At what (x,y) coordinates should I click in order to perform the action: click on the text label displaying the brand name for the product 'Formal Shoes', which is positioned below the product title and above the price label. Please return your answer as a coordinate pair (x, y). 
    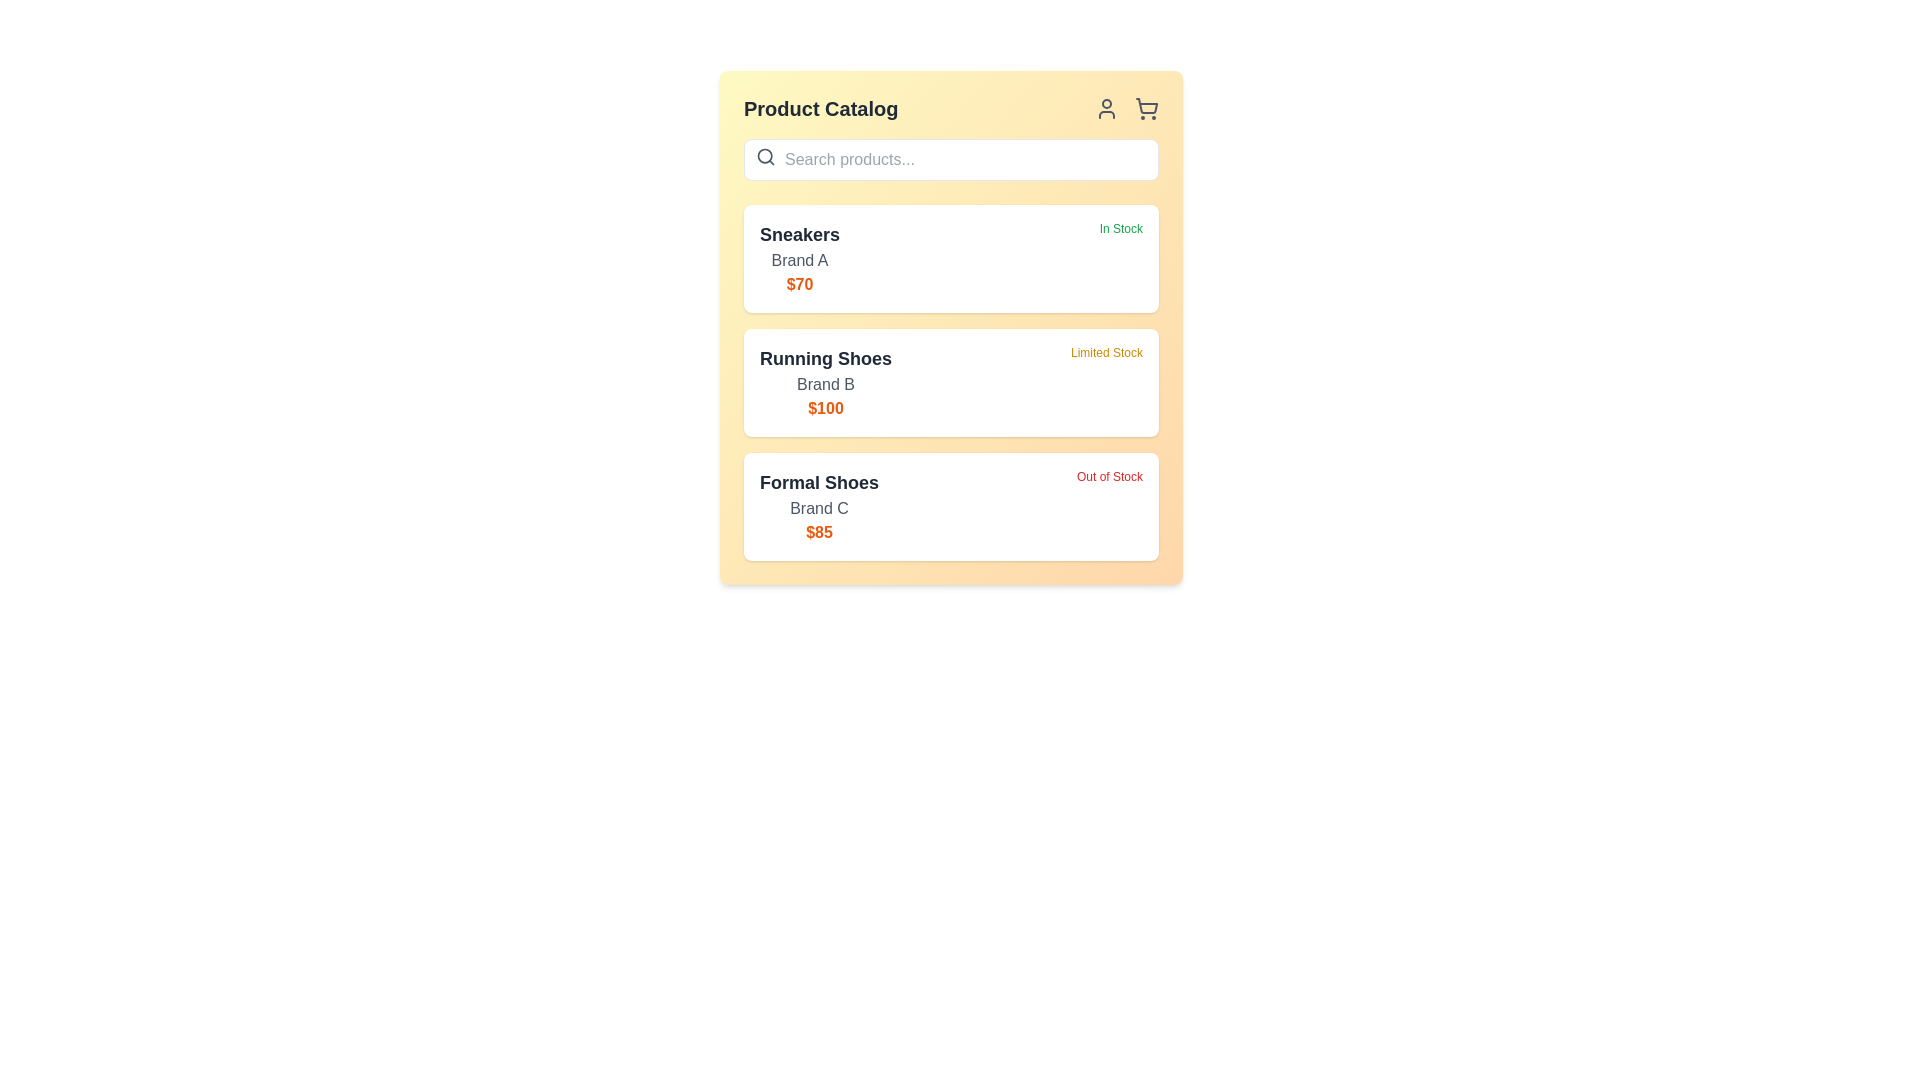
    Looking at the image, I should click on (819, 508).